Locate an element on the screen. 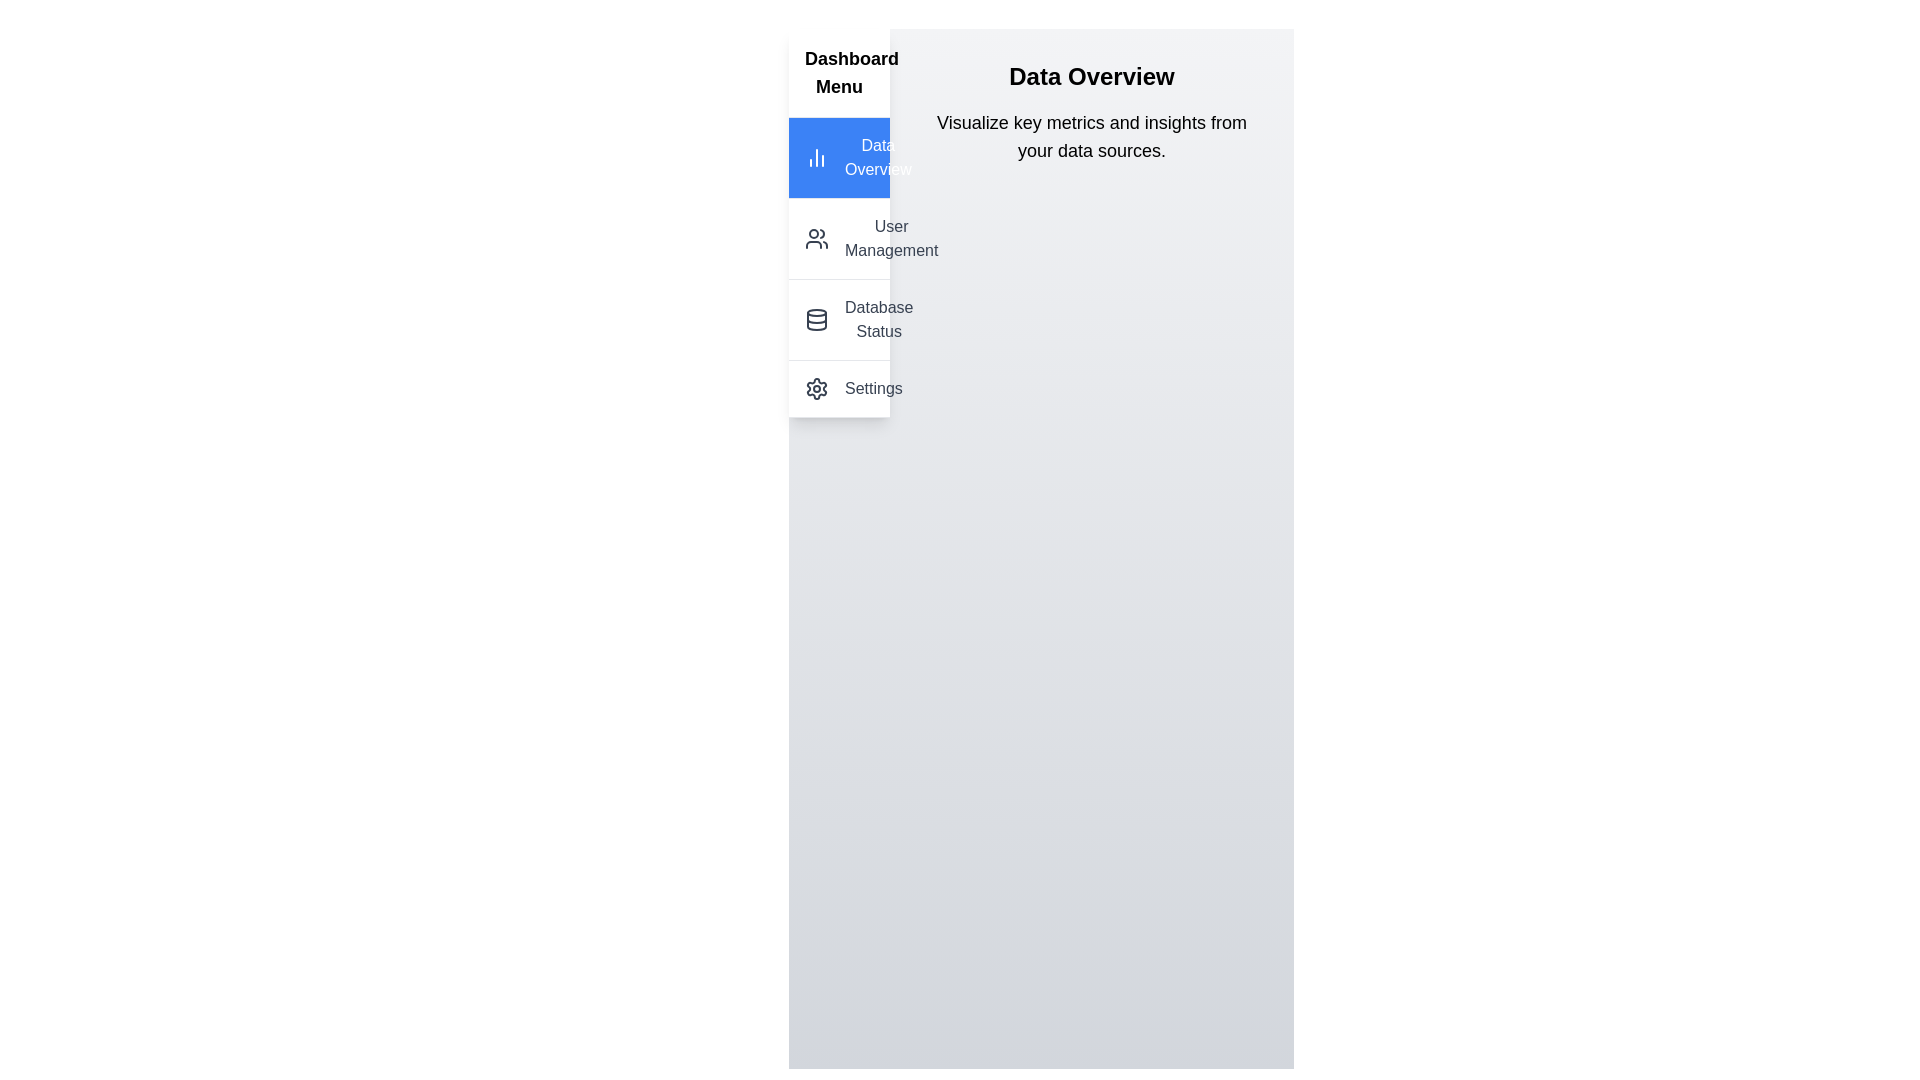  the menu item corresponding to Data Overview to navigate to that section is located at coordinates (839, 157).